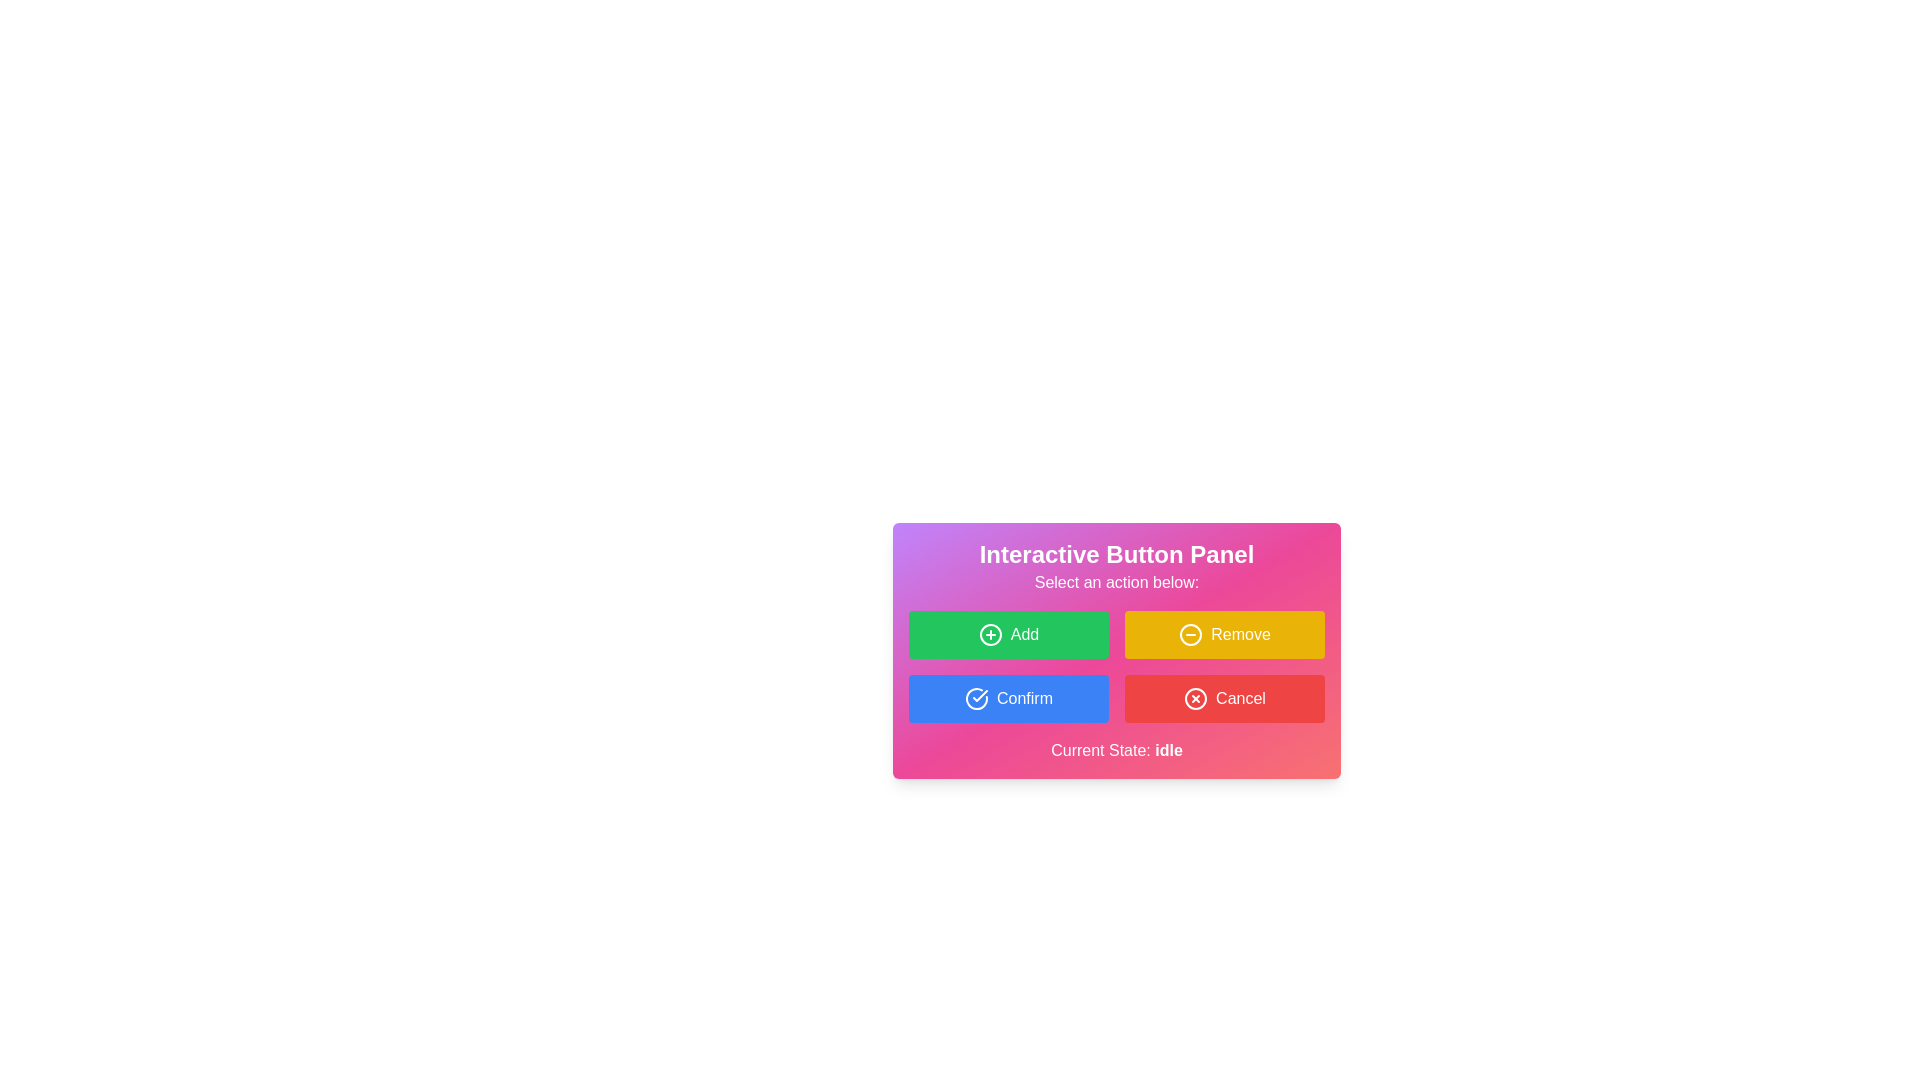 The width and height of the screenshot is (1920, 1080). I want to click on the bolded text label 'idle' which indicates the current state of the system, displayed within the text block 'Current State: idle', so click(1169, 750).